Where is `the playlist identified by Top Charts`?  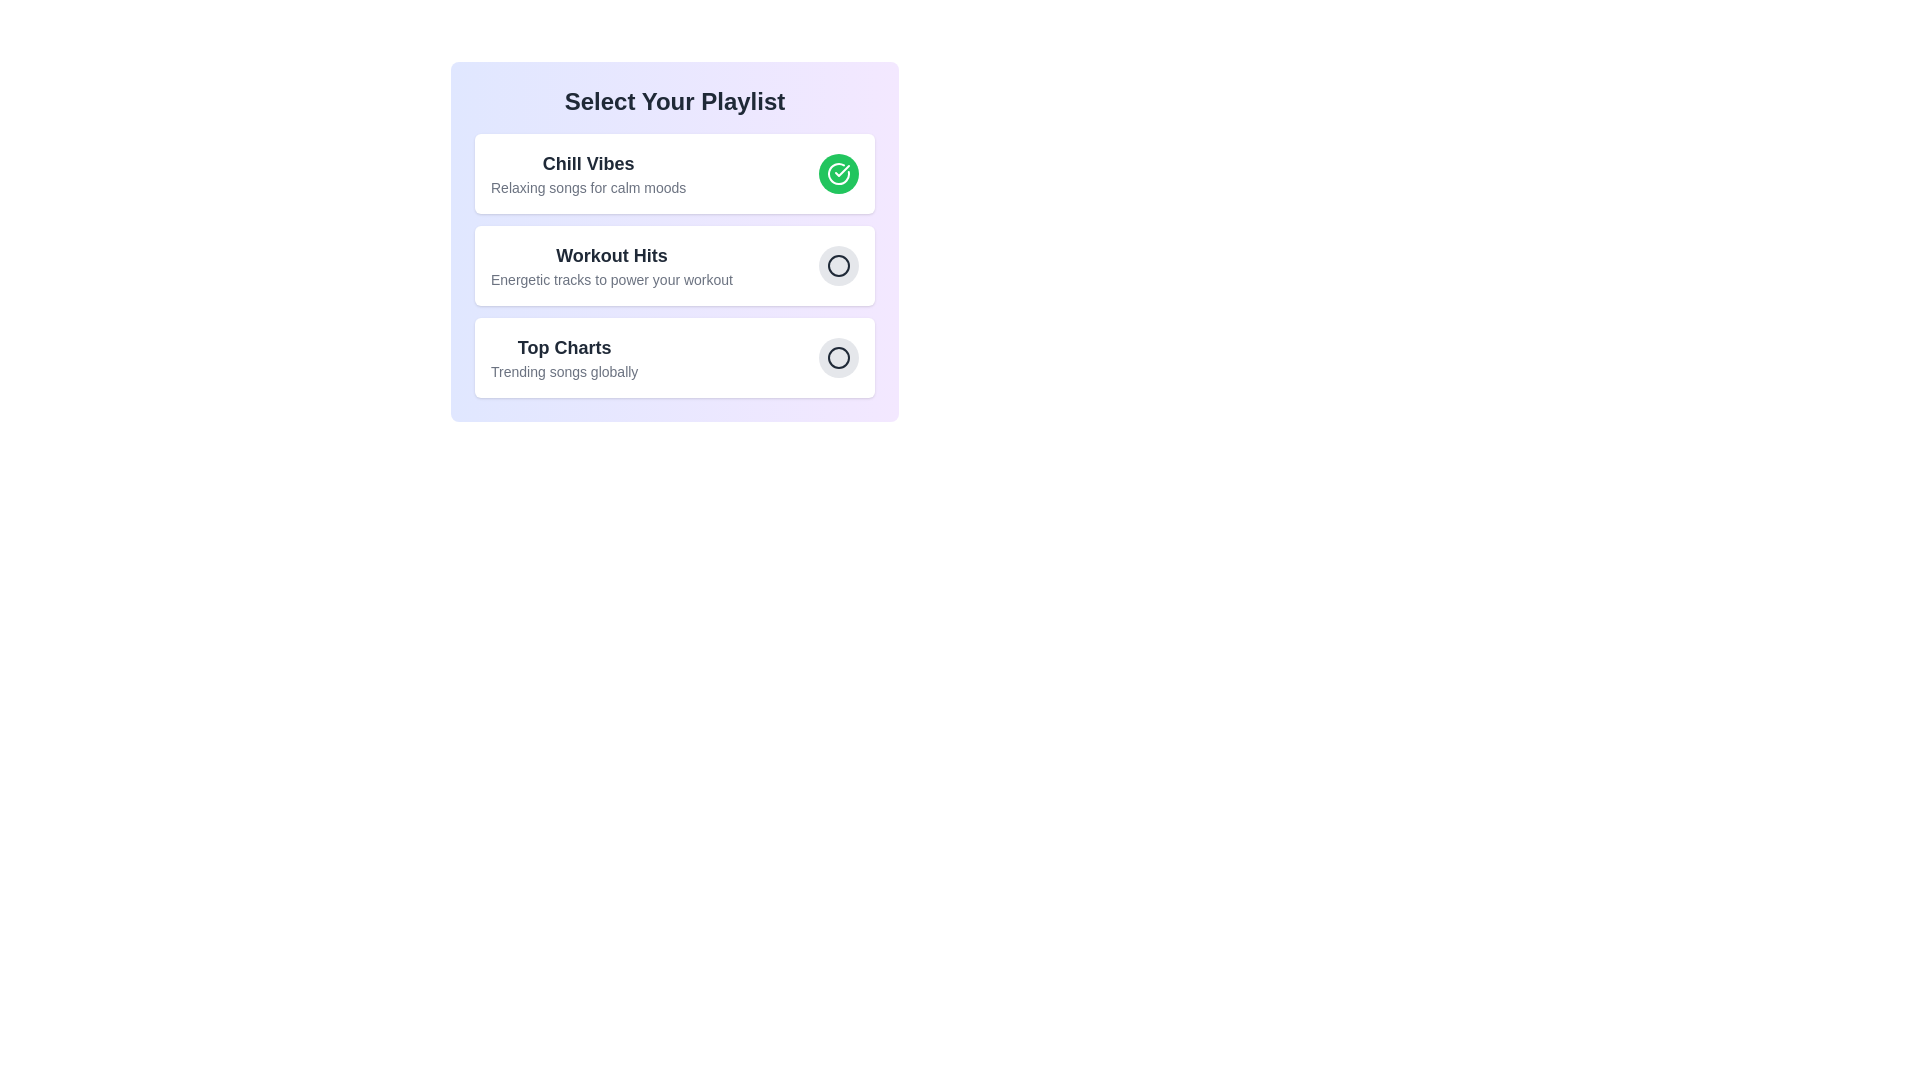
the playlist identified by Top Charts is located at coordinates (839, 357).